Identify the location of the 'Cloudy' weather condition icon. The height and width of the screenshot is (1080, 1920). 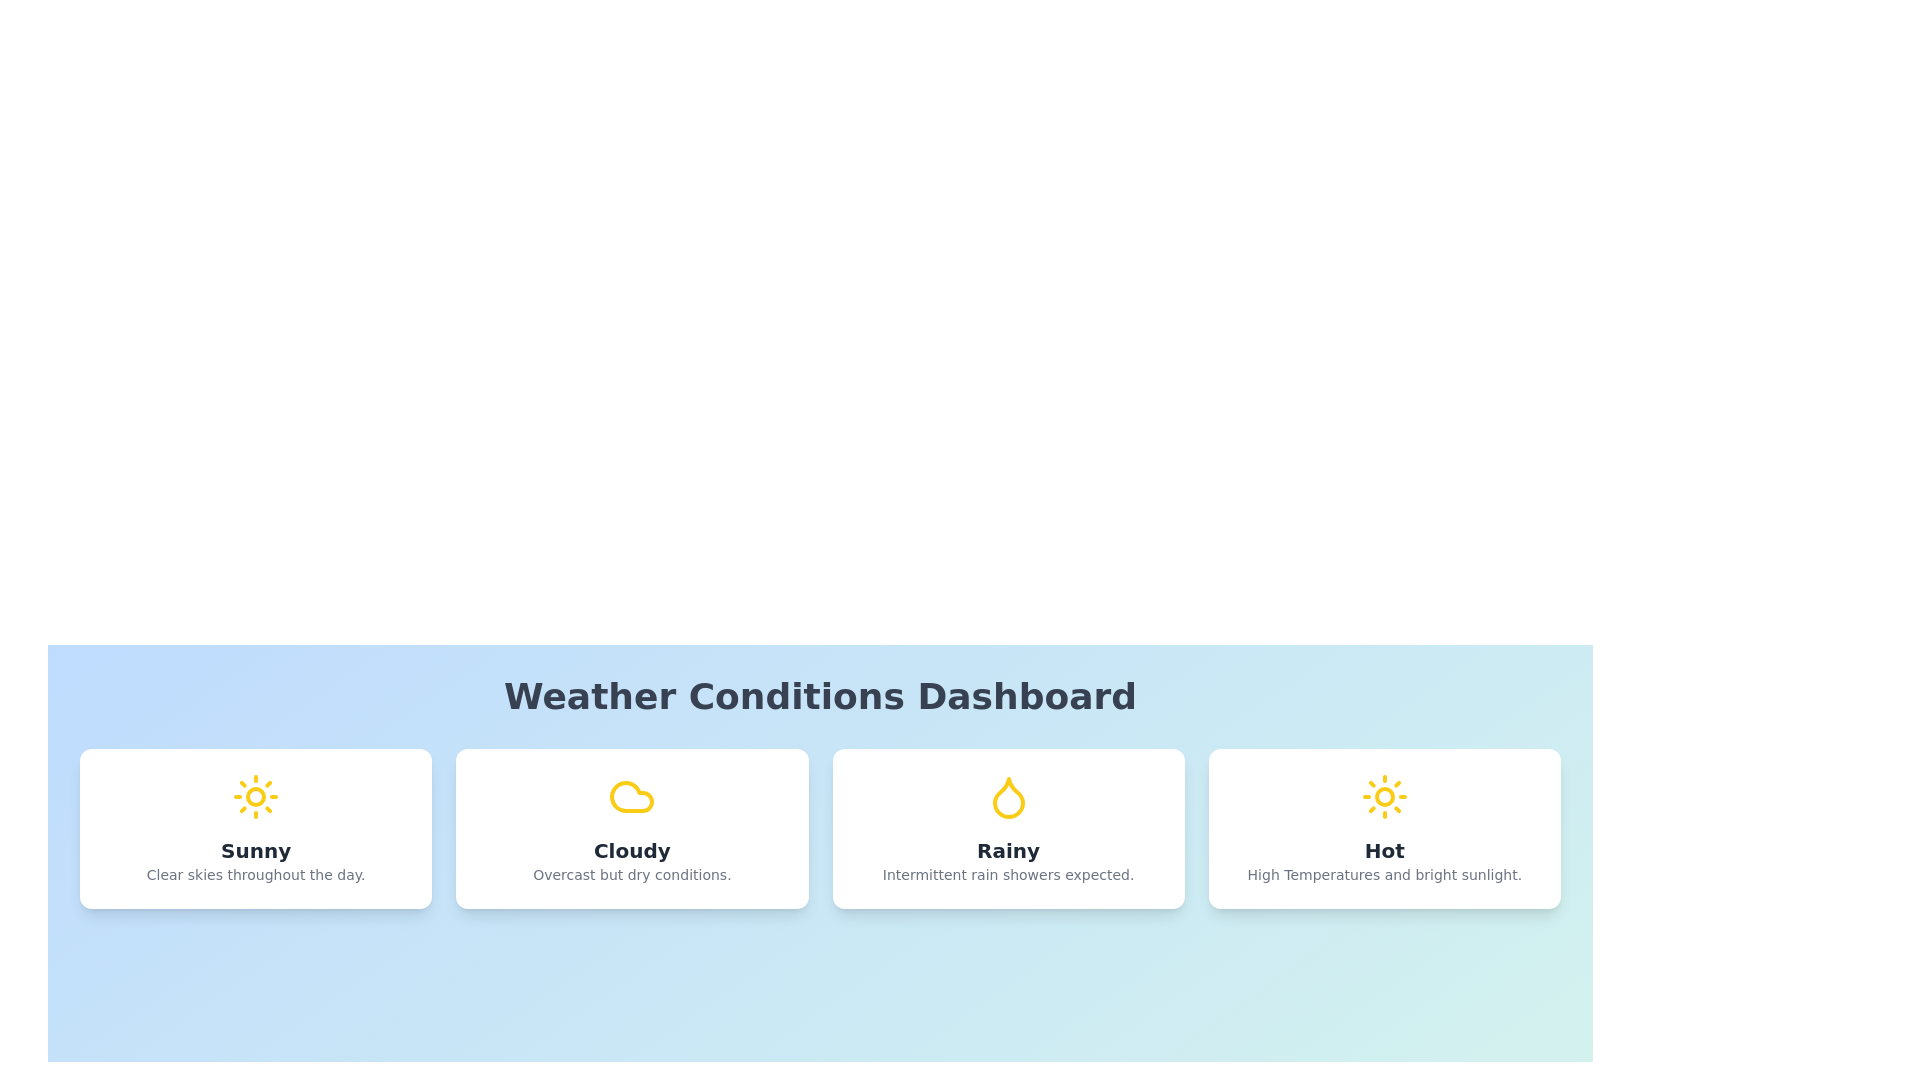
(631, 796).